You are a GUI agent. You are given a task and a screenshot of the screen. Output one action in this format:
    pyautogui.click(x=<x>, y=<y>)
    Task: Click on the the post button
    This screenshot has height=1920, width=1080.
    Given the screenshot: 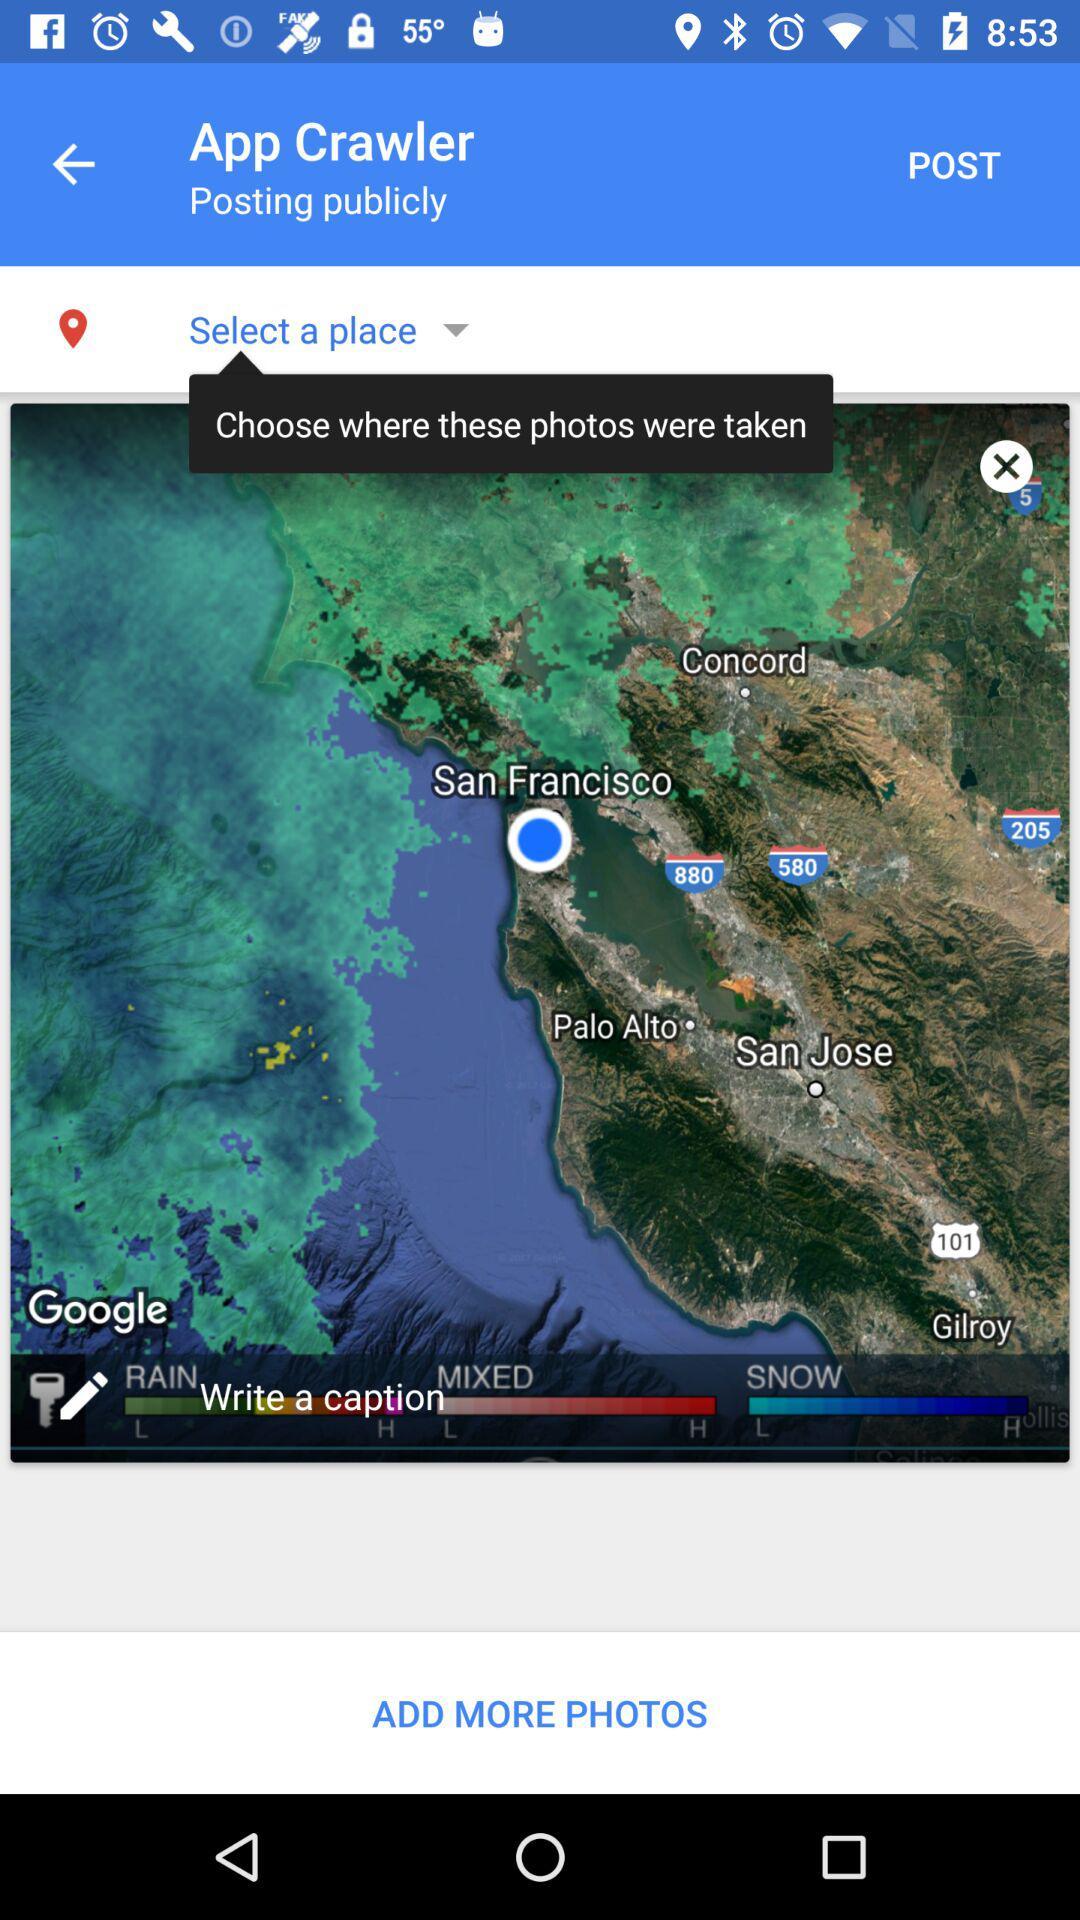 What is the action you would take?
    pyautogui.click(x=952, y=164)
    